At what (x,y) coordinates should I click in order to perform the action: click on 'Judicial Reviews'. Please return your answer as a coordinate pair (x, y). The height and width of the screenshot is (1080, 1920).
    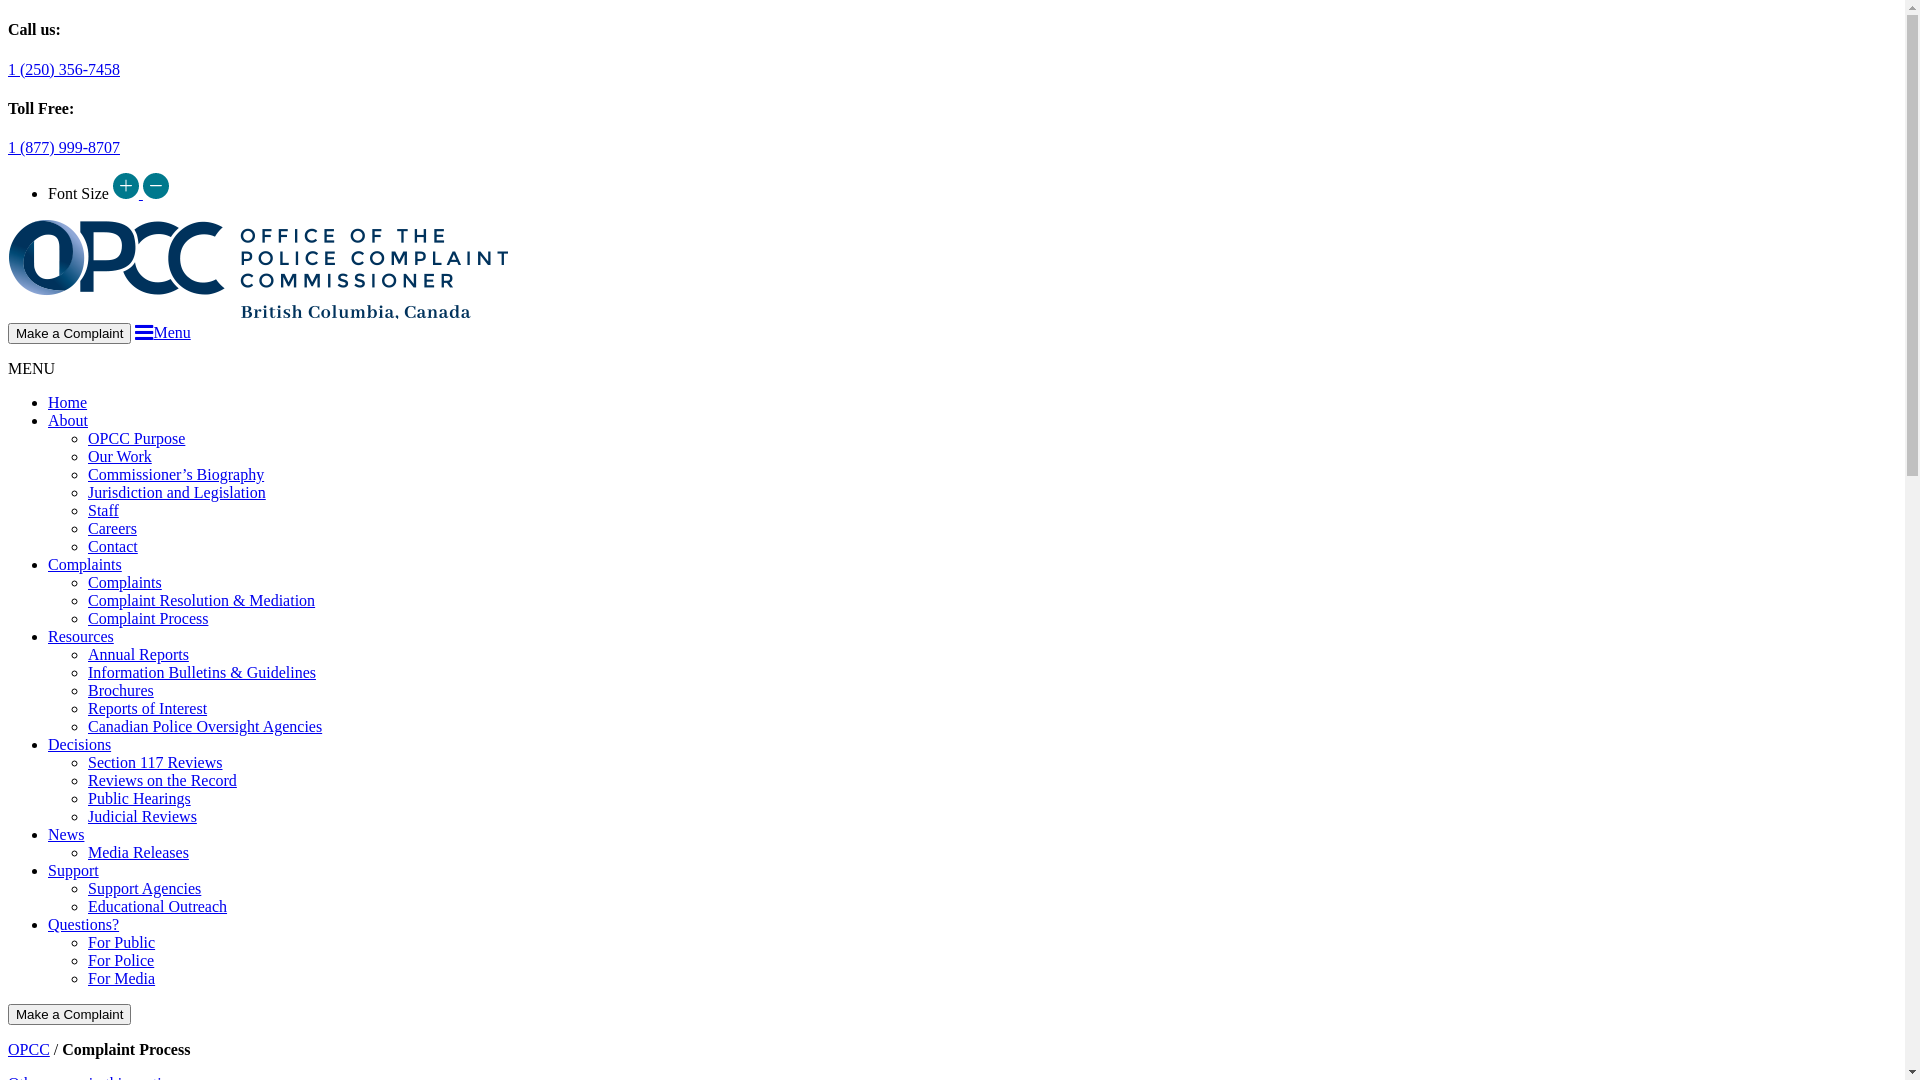
    Looking at the image, I should click on (86, 816).